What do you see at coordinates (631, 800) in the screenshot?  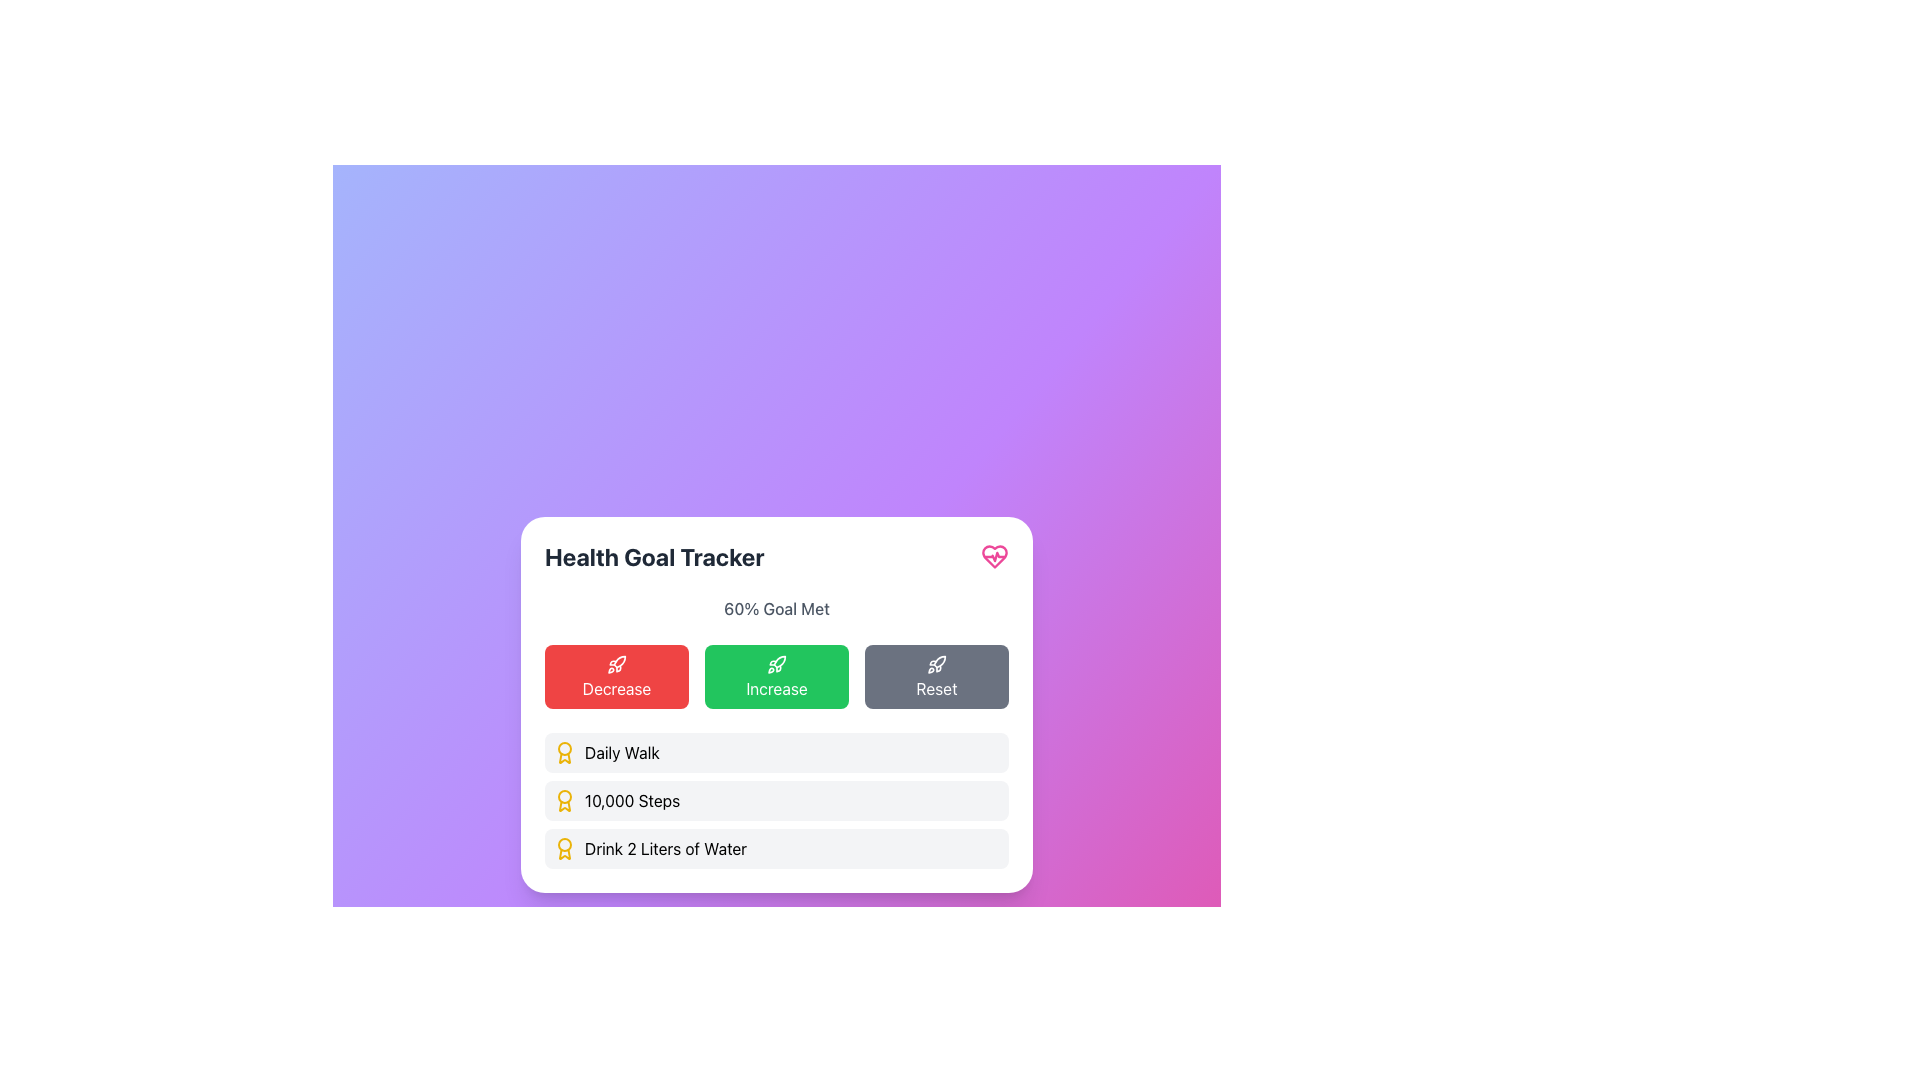 I see `the second text label in the health tracking list that describes the goal of taking 10,000 steps, located to the right of the award icon` at bounding box center [631, 800].